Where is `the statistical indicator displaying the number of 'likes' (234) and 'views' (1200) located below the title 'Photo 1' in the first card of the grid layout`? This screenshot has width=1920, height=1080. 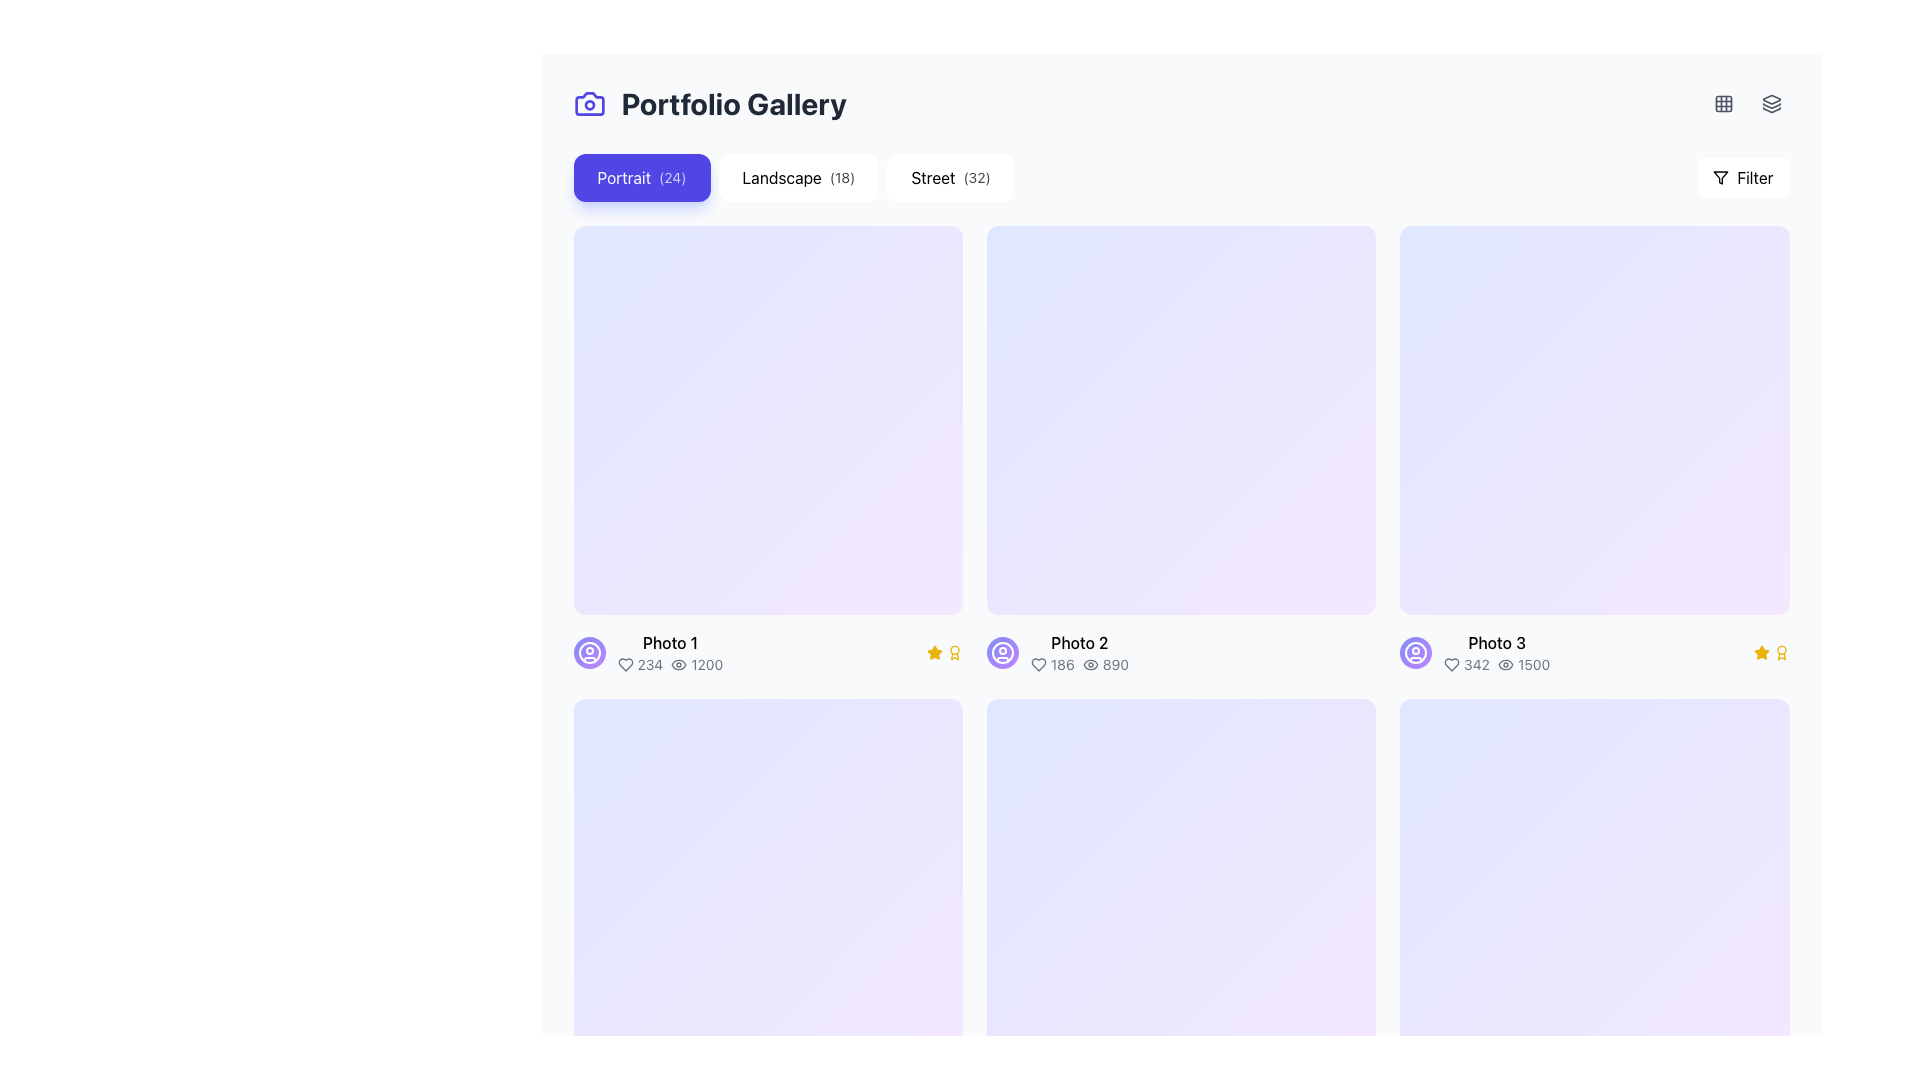 the statistical indicator displaying the number of 'likes' (234) and 'views' (1200) located below the title 'Photo 1' in the first card of the grid layout is located at coordinates (670, 665).